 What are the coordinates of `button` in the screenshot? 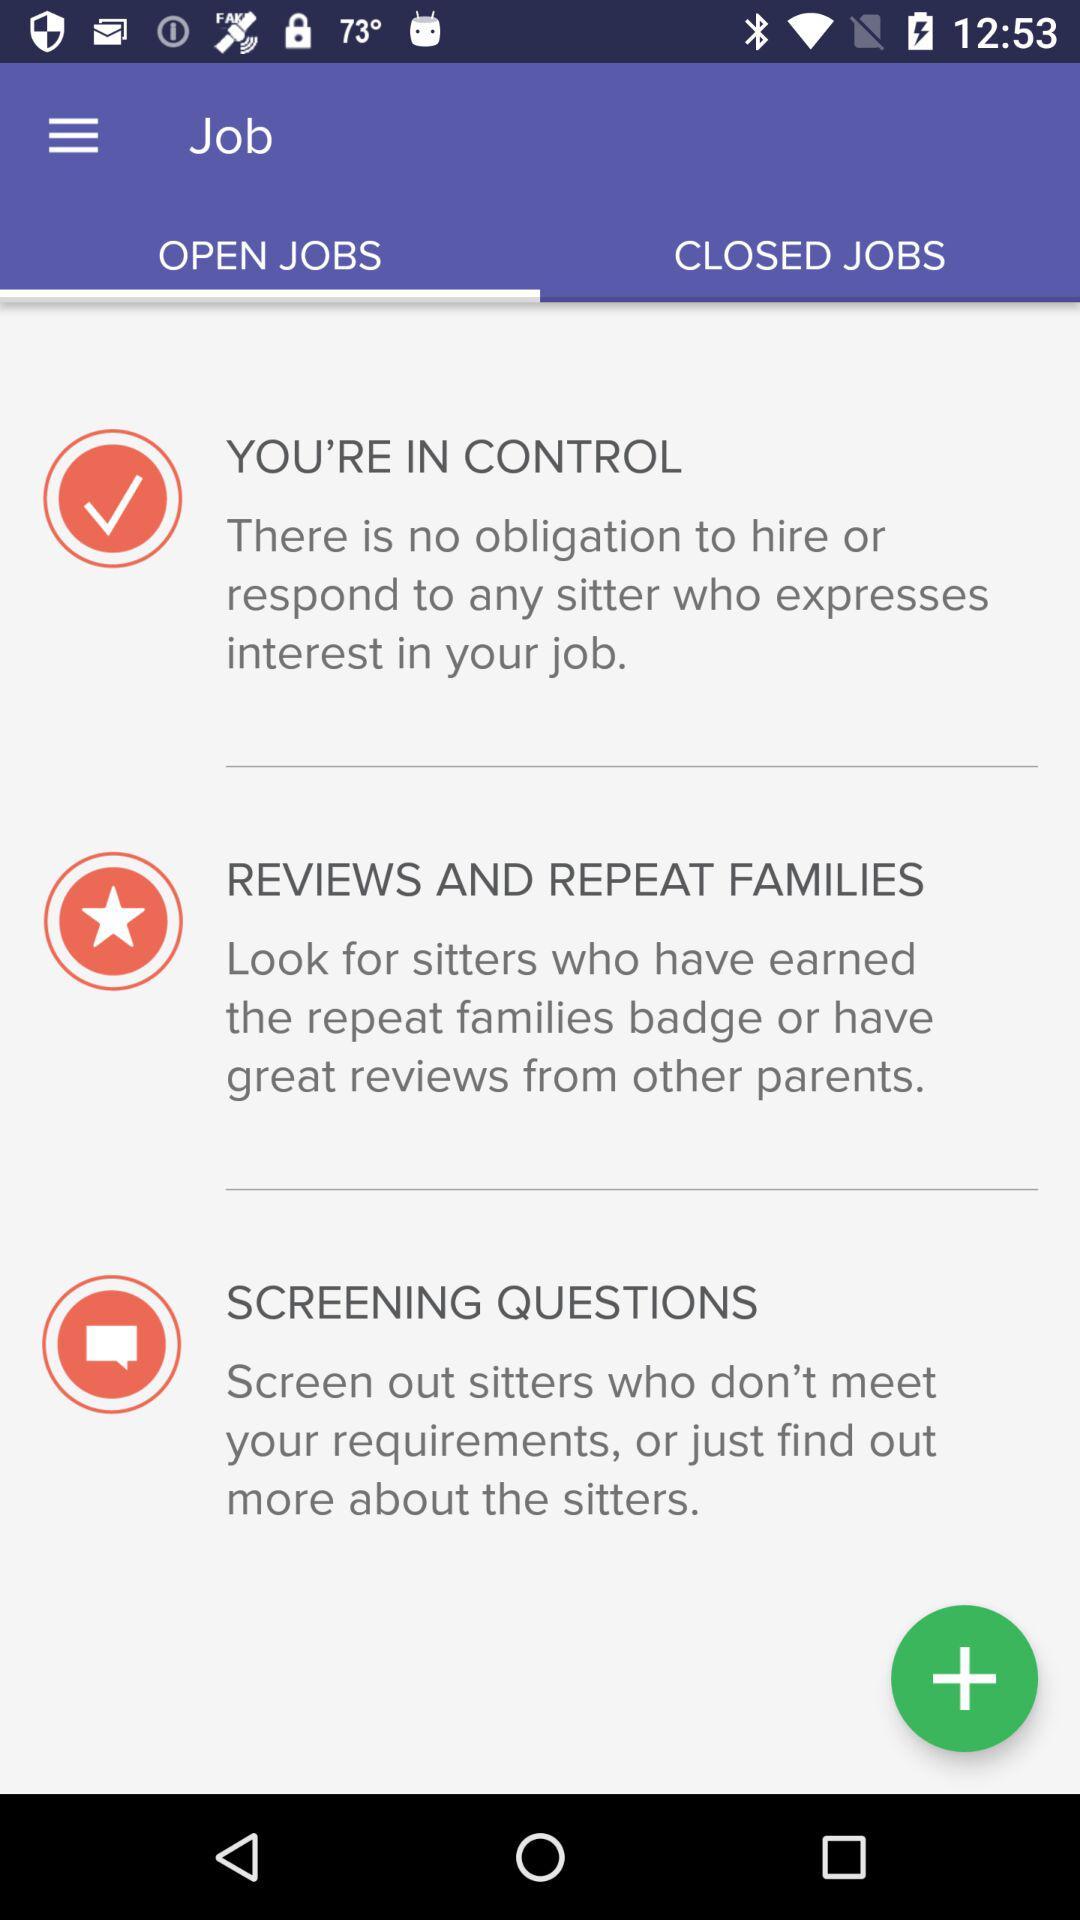 It's located at (963, 1678).